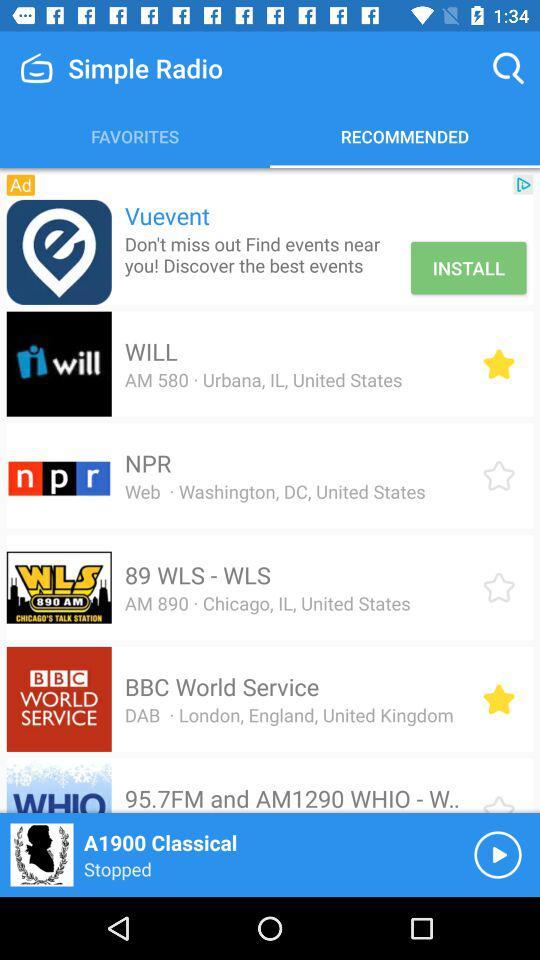 The height and width of the screenshot is (960, 540). Describe the element at coordinates (19, 185) in the screenshot. I see `the item to the left of vuevent` at that location.